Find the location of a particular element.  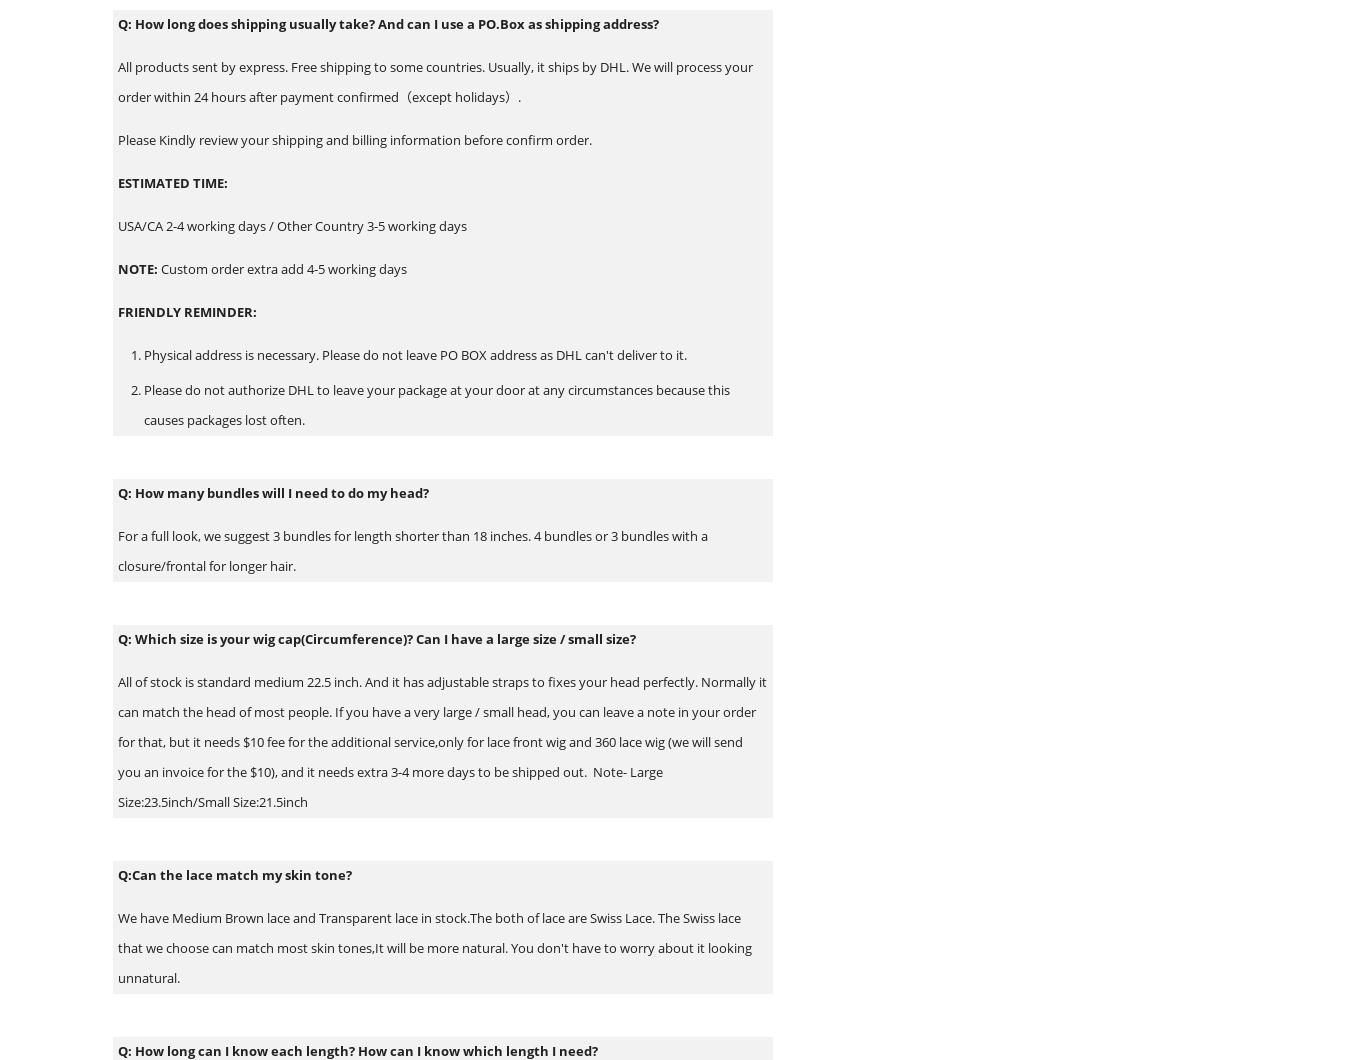

'Q:Can the lace match my skin tone?' is located at coordinates (234, 875).